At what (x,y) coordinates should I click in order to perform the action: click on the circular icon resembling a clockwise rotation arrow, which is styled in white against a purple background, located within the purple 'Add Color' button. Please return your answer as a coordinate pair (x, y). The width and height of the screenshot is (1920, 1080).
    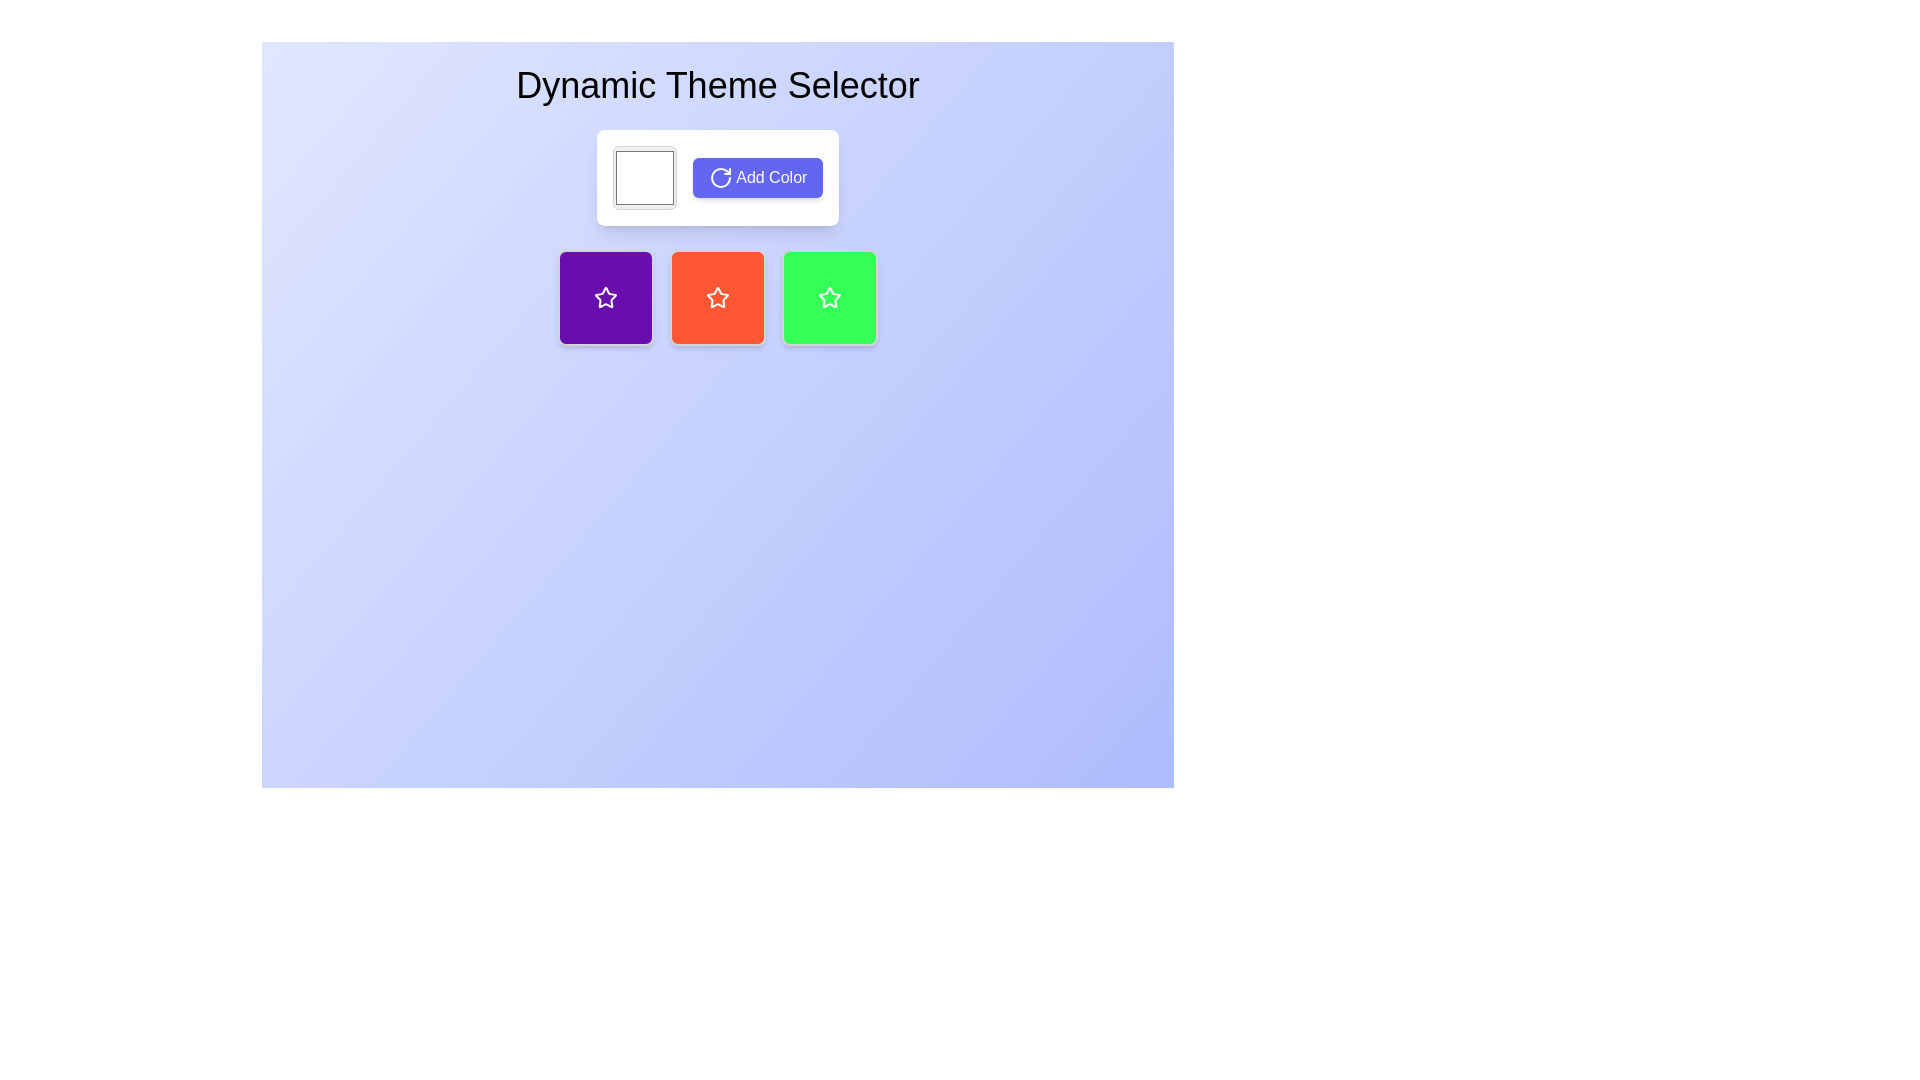
    Looking at the image, I should click on (720, 177).